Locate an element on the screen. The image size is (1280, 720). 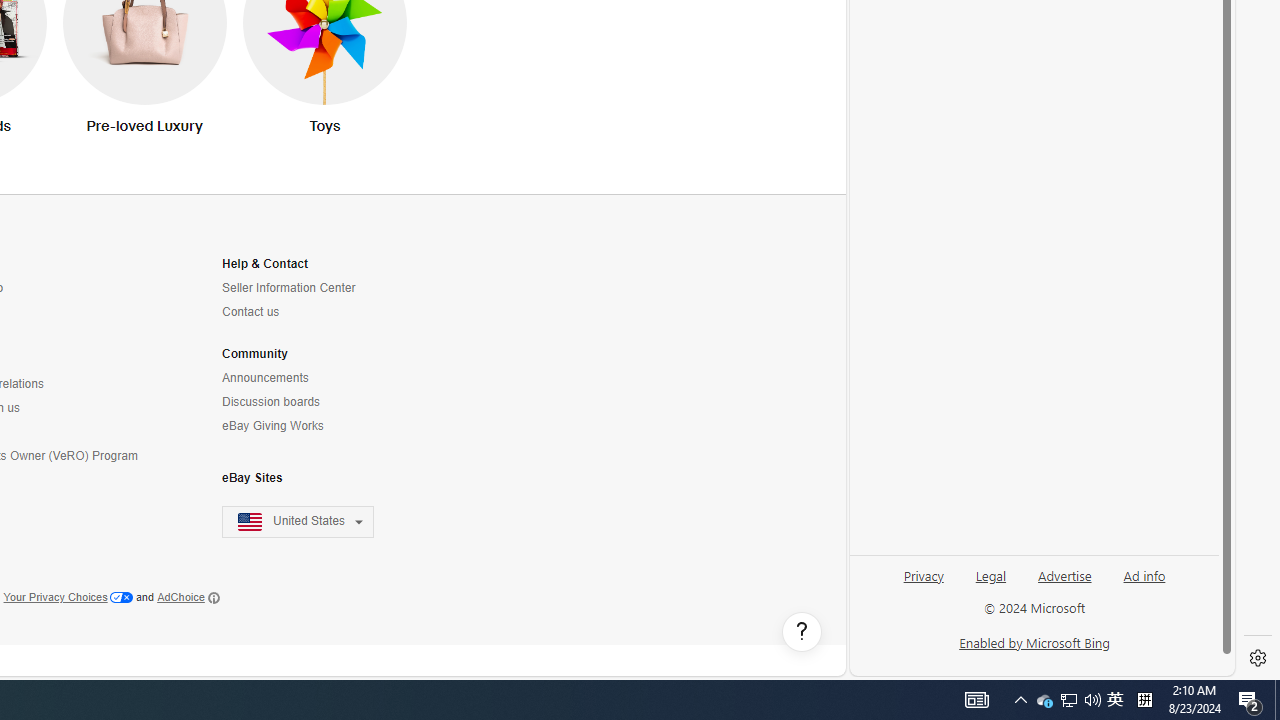
'Contact us' is located at coordinates (309, 312).